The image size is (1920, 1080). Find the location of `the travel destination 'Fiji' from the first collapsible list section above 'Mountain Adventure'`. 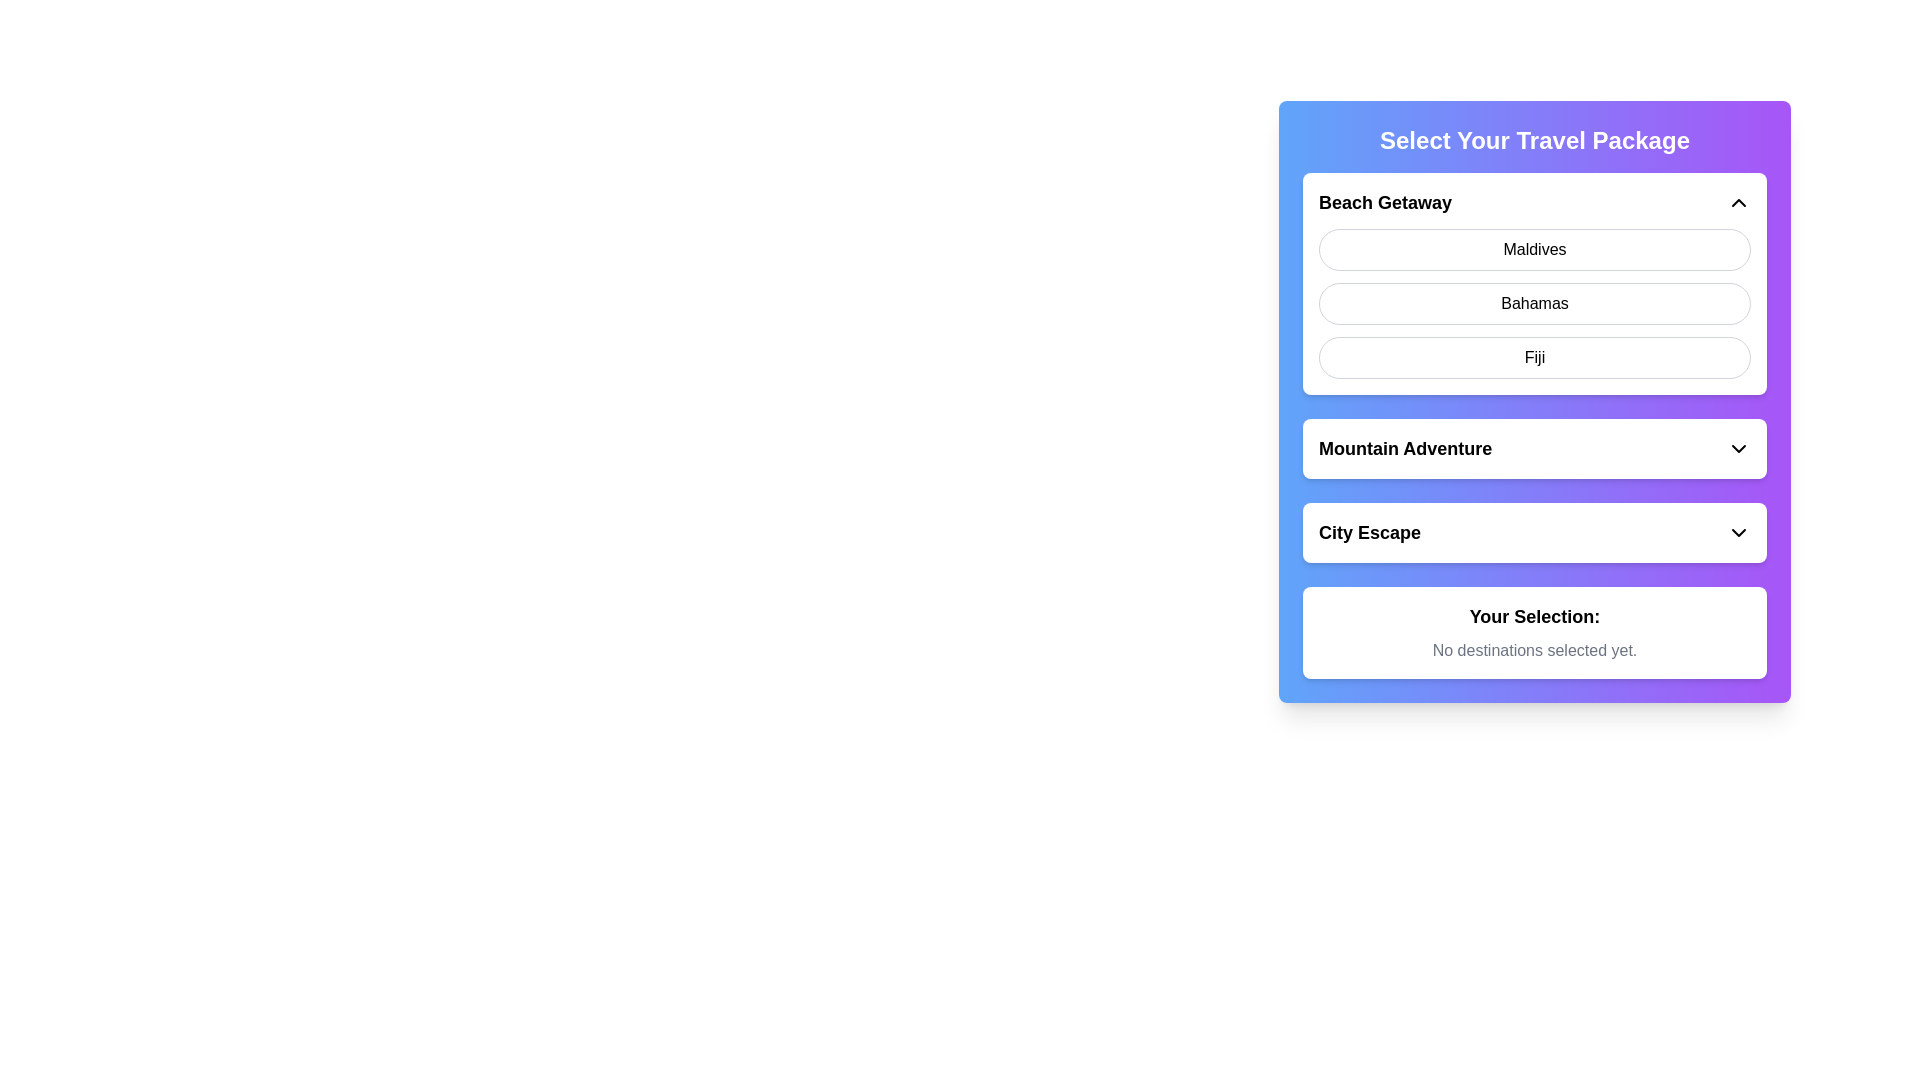

the travel destination 'Fiji' from the first collapsible list section above 'Mountain Adventure' is located at coordinates (1534, 367).